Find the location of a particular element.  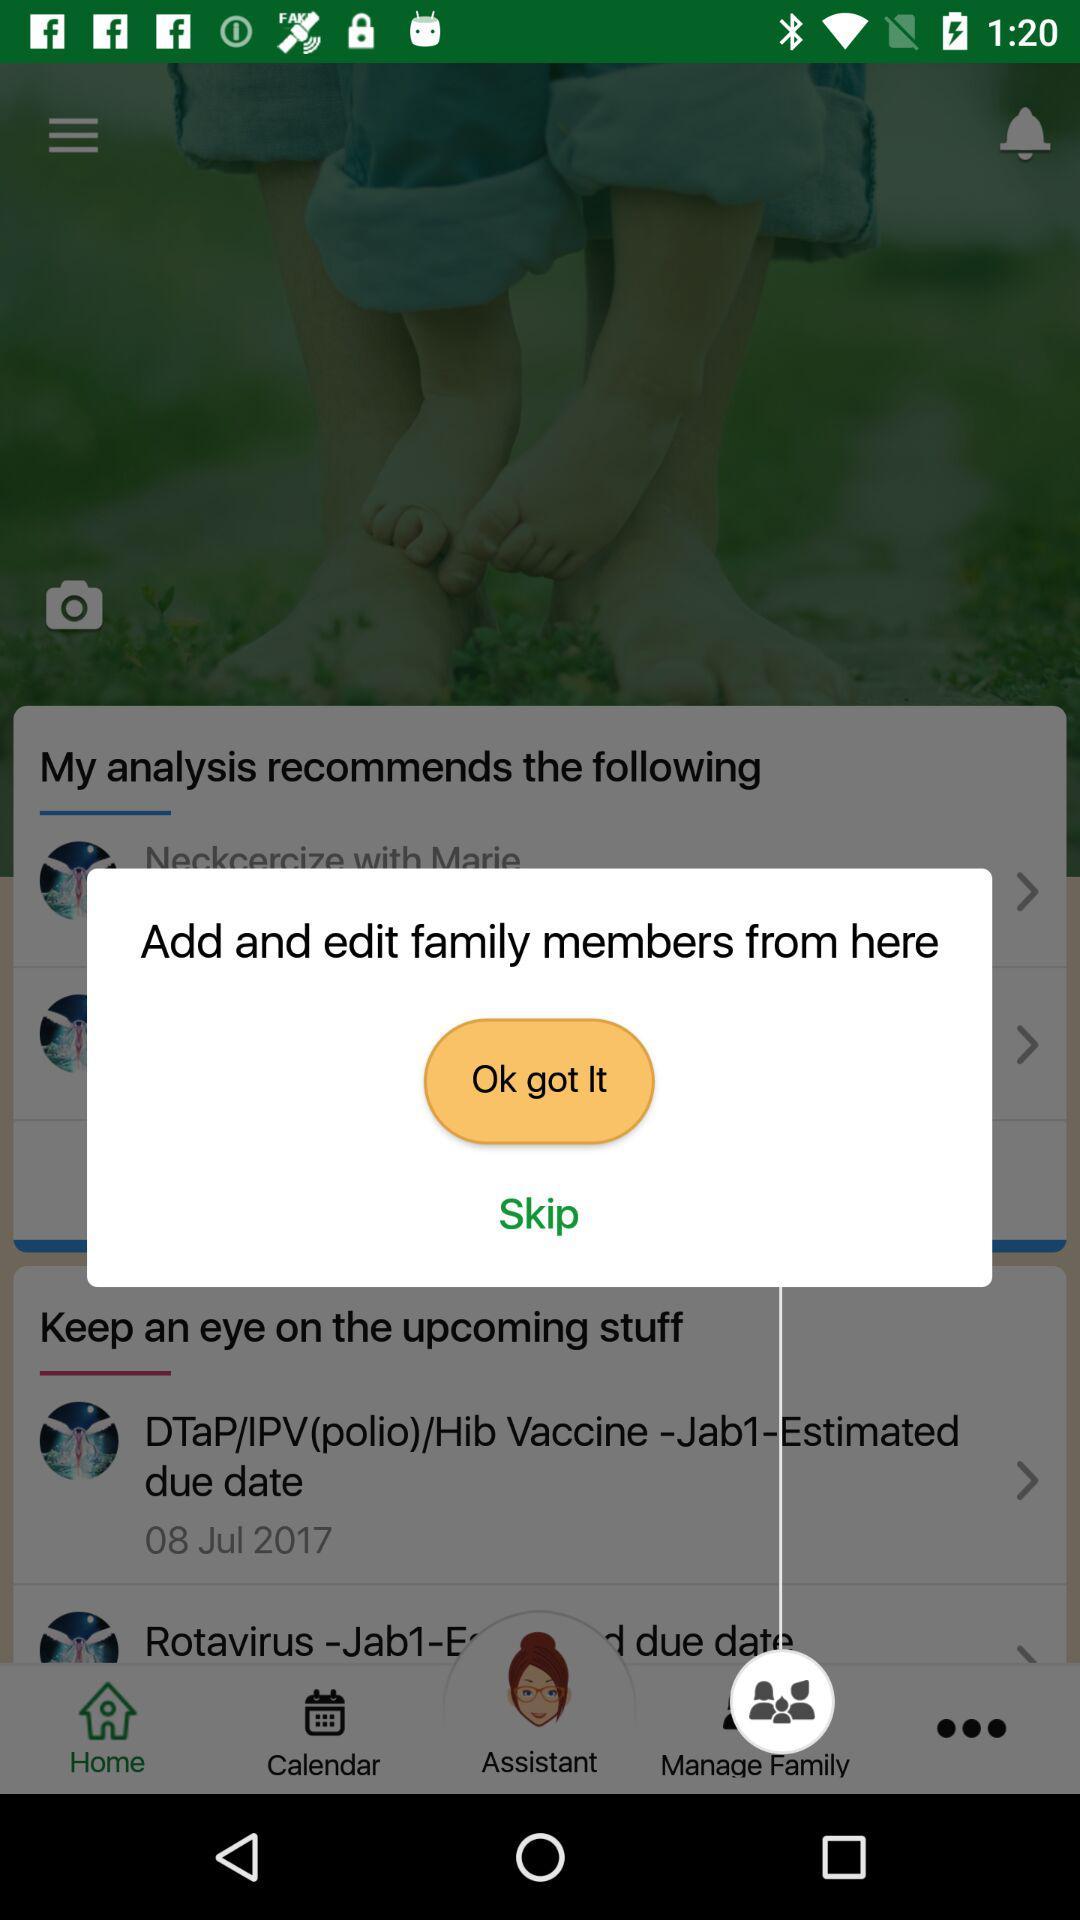

skip is located at coordinates (538, 1214).